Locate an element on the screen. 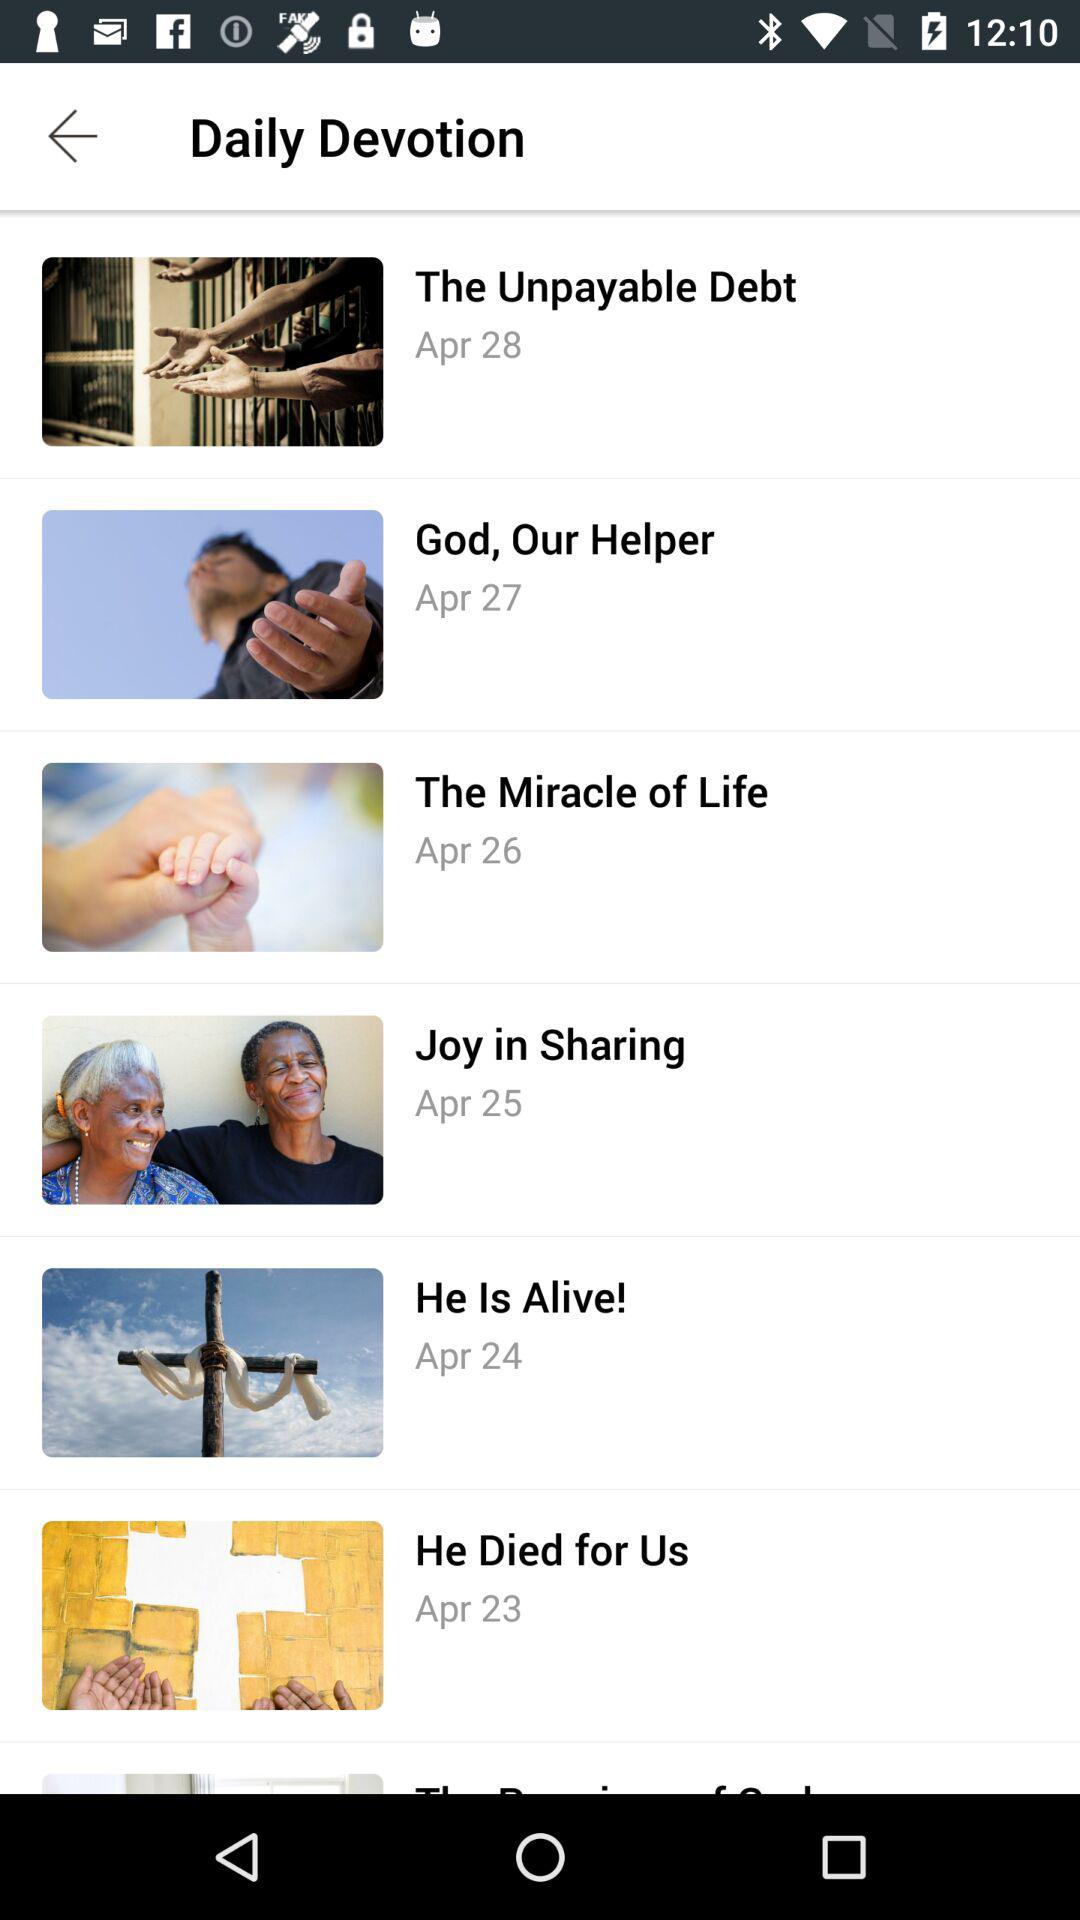 This screenshot has width=1080, height=1920. the the unpayable debt icon is located at coordinates (604, 284).